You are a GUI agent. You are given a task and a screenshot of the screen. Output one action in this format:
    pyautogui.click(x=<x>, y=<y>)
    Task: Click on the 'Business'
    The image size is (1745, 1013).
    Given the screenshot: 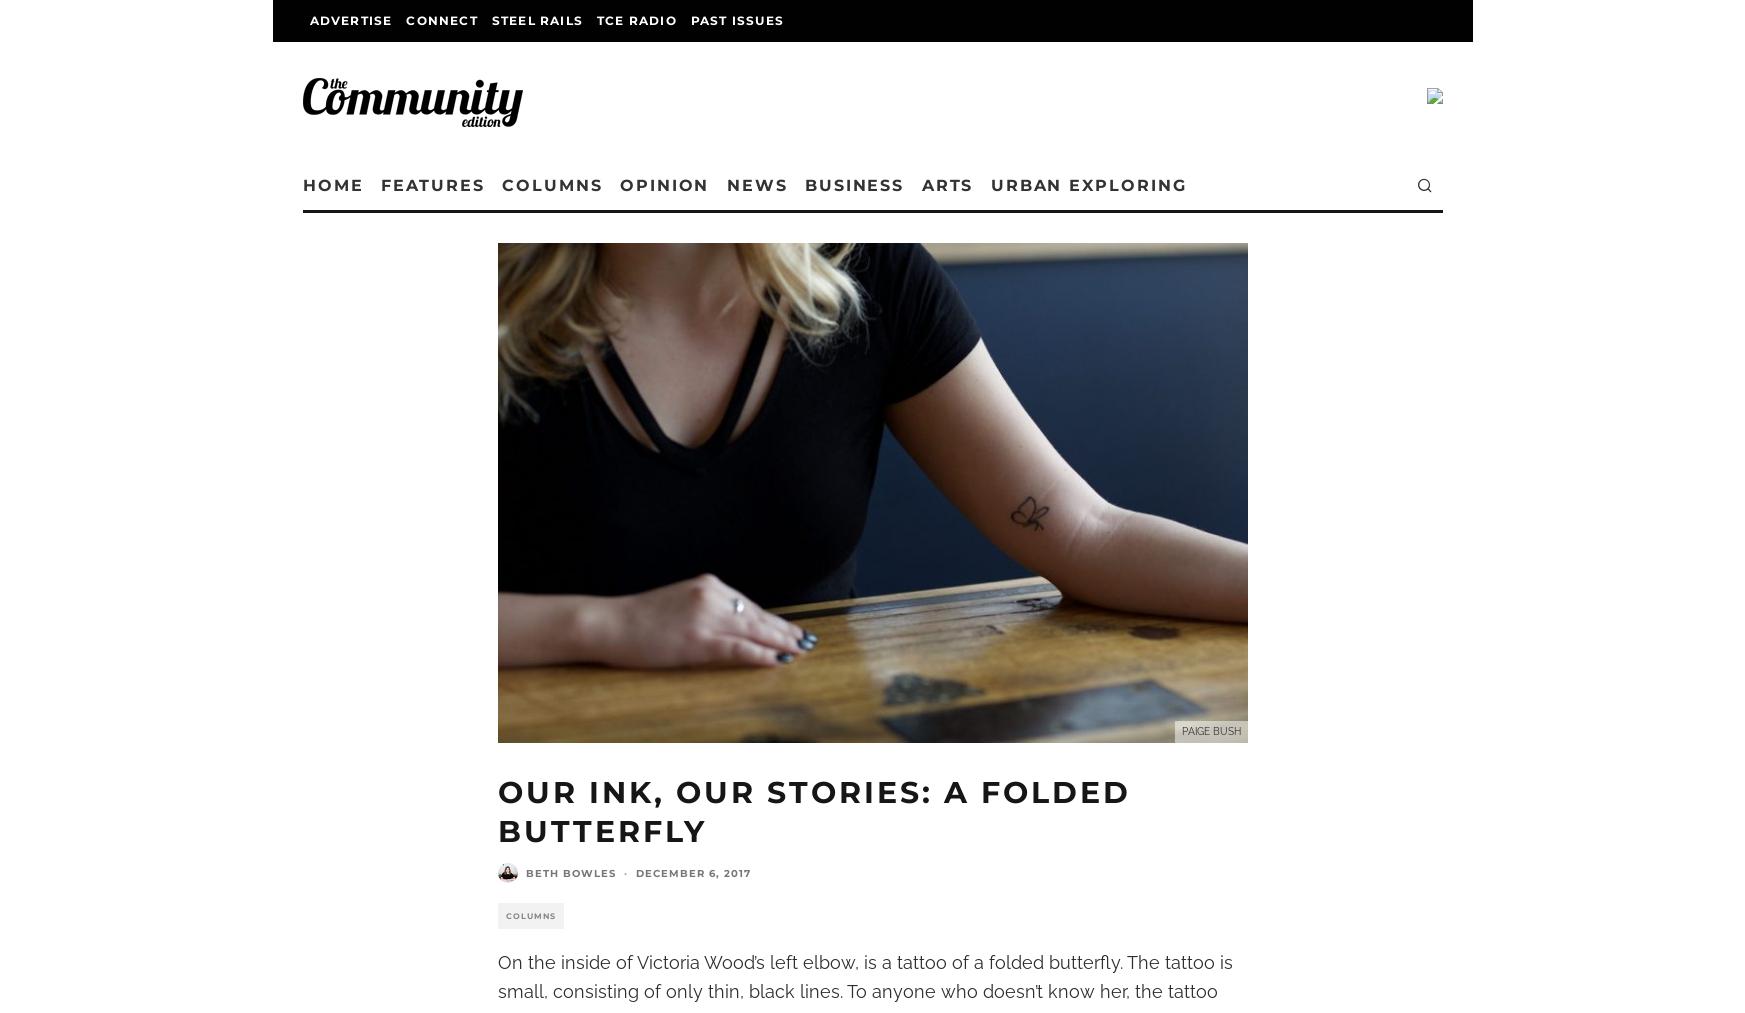 What is the action you would take?
    pyautogui.click(x=956, y=185)
    